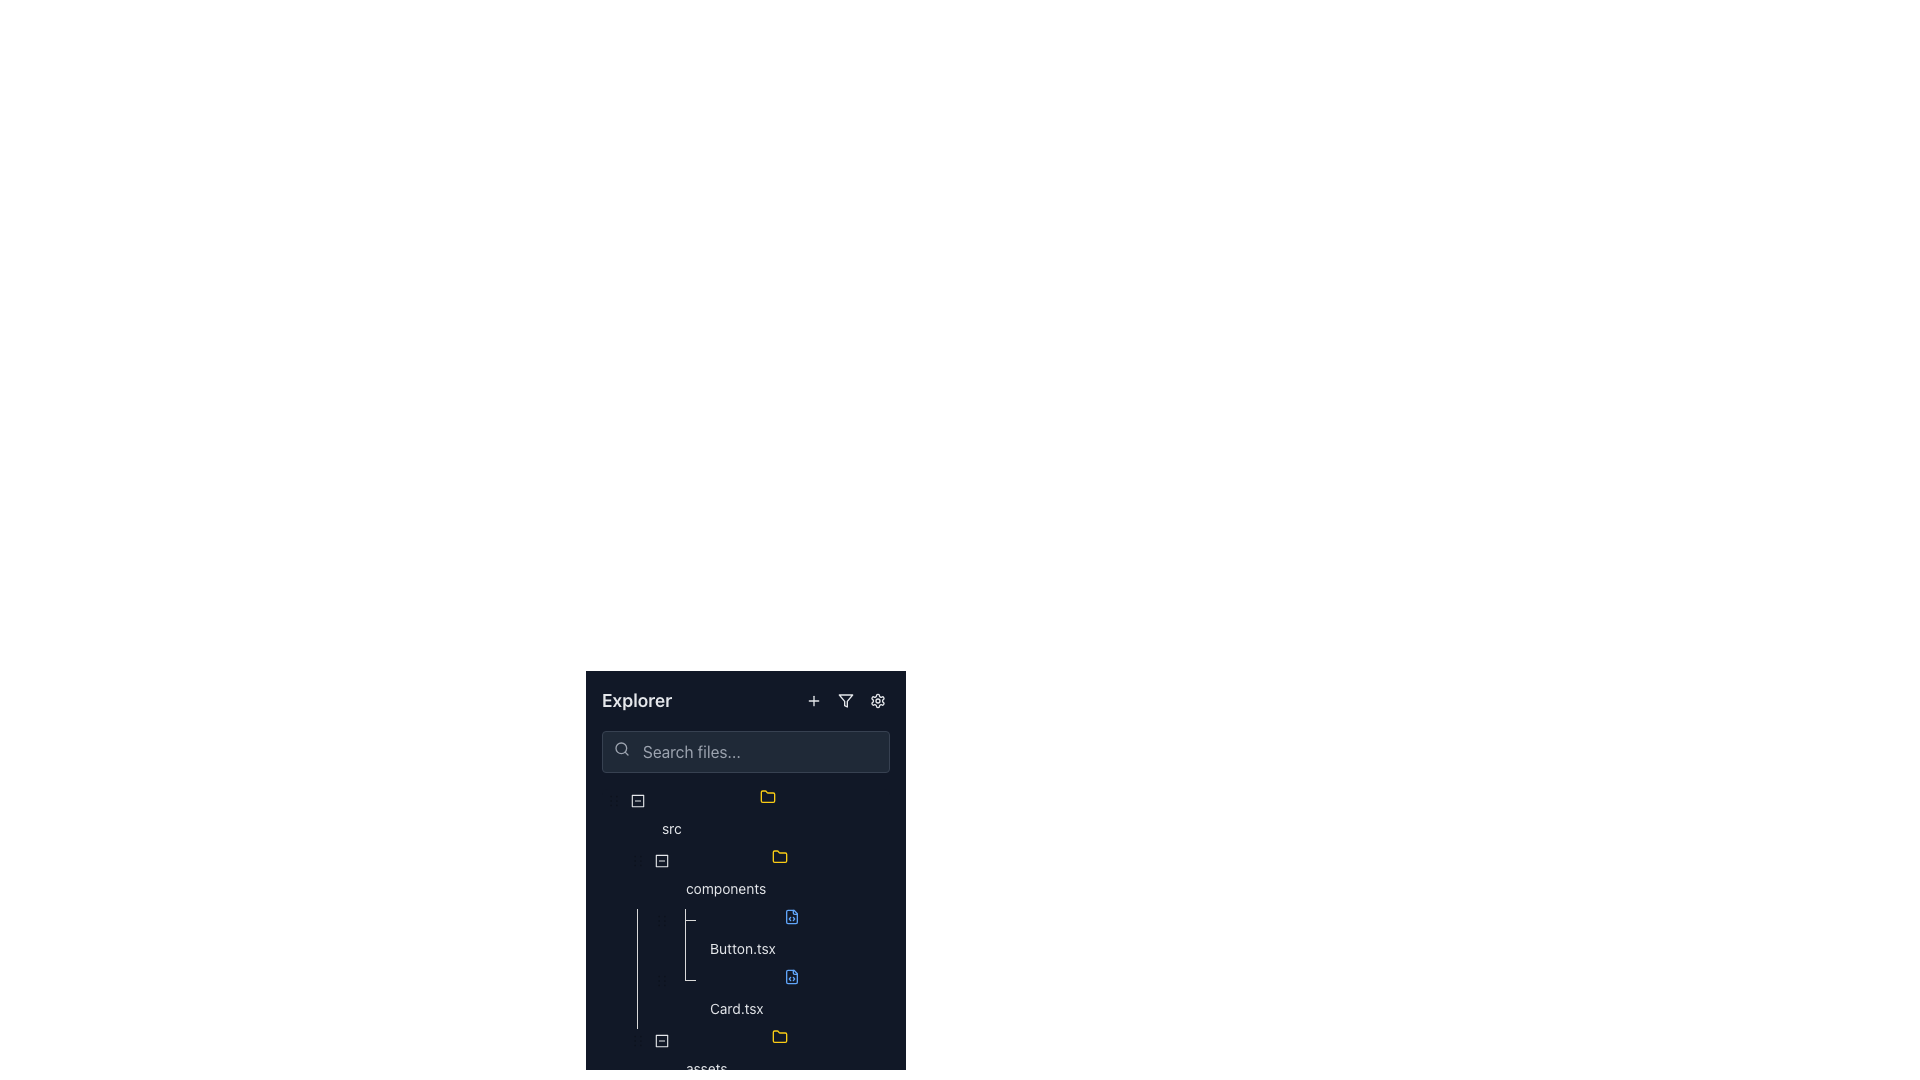  Describe the element at coordinates (778, 855) in the screenshot. I see `the yellow folder icon representing a directory under the 'src' folder in the file browser interface` at that location.